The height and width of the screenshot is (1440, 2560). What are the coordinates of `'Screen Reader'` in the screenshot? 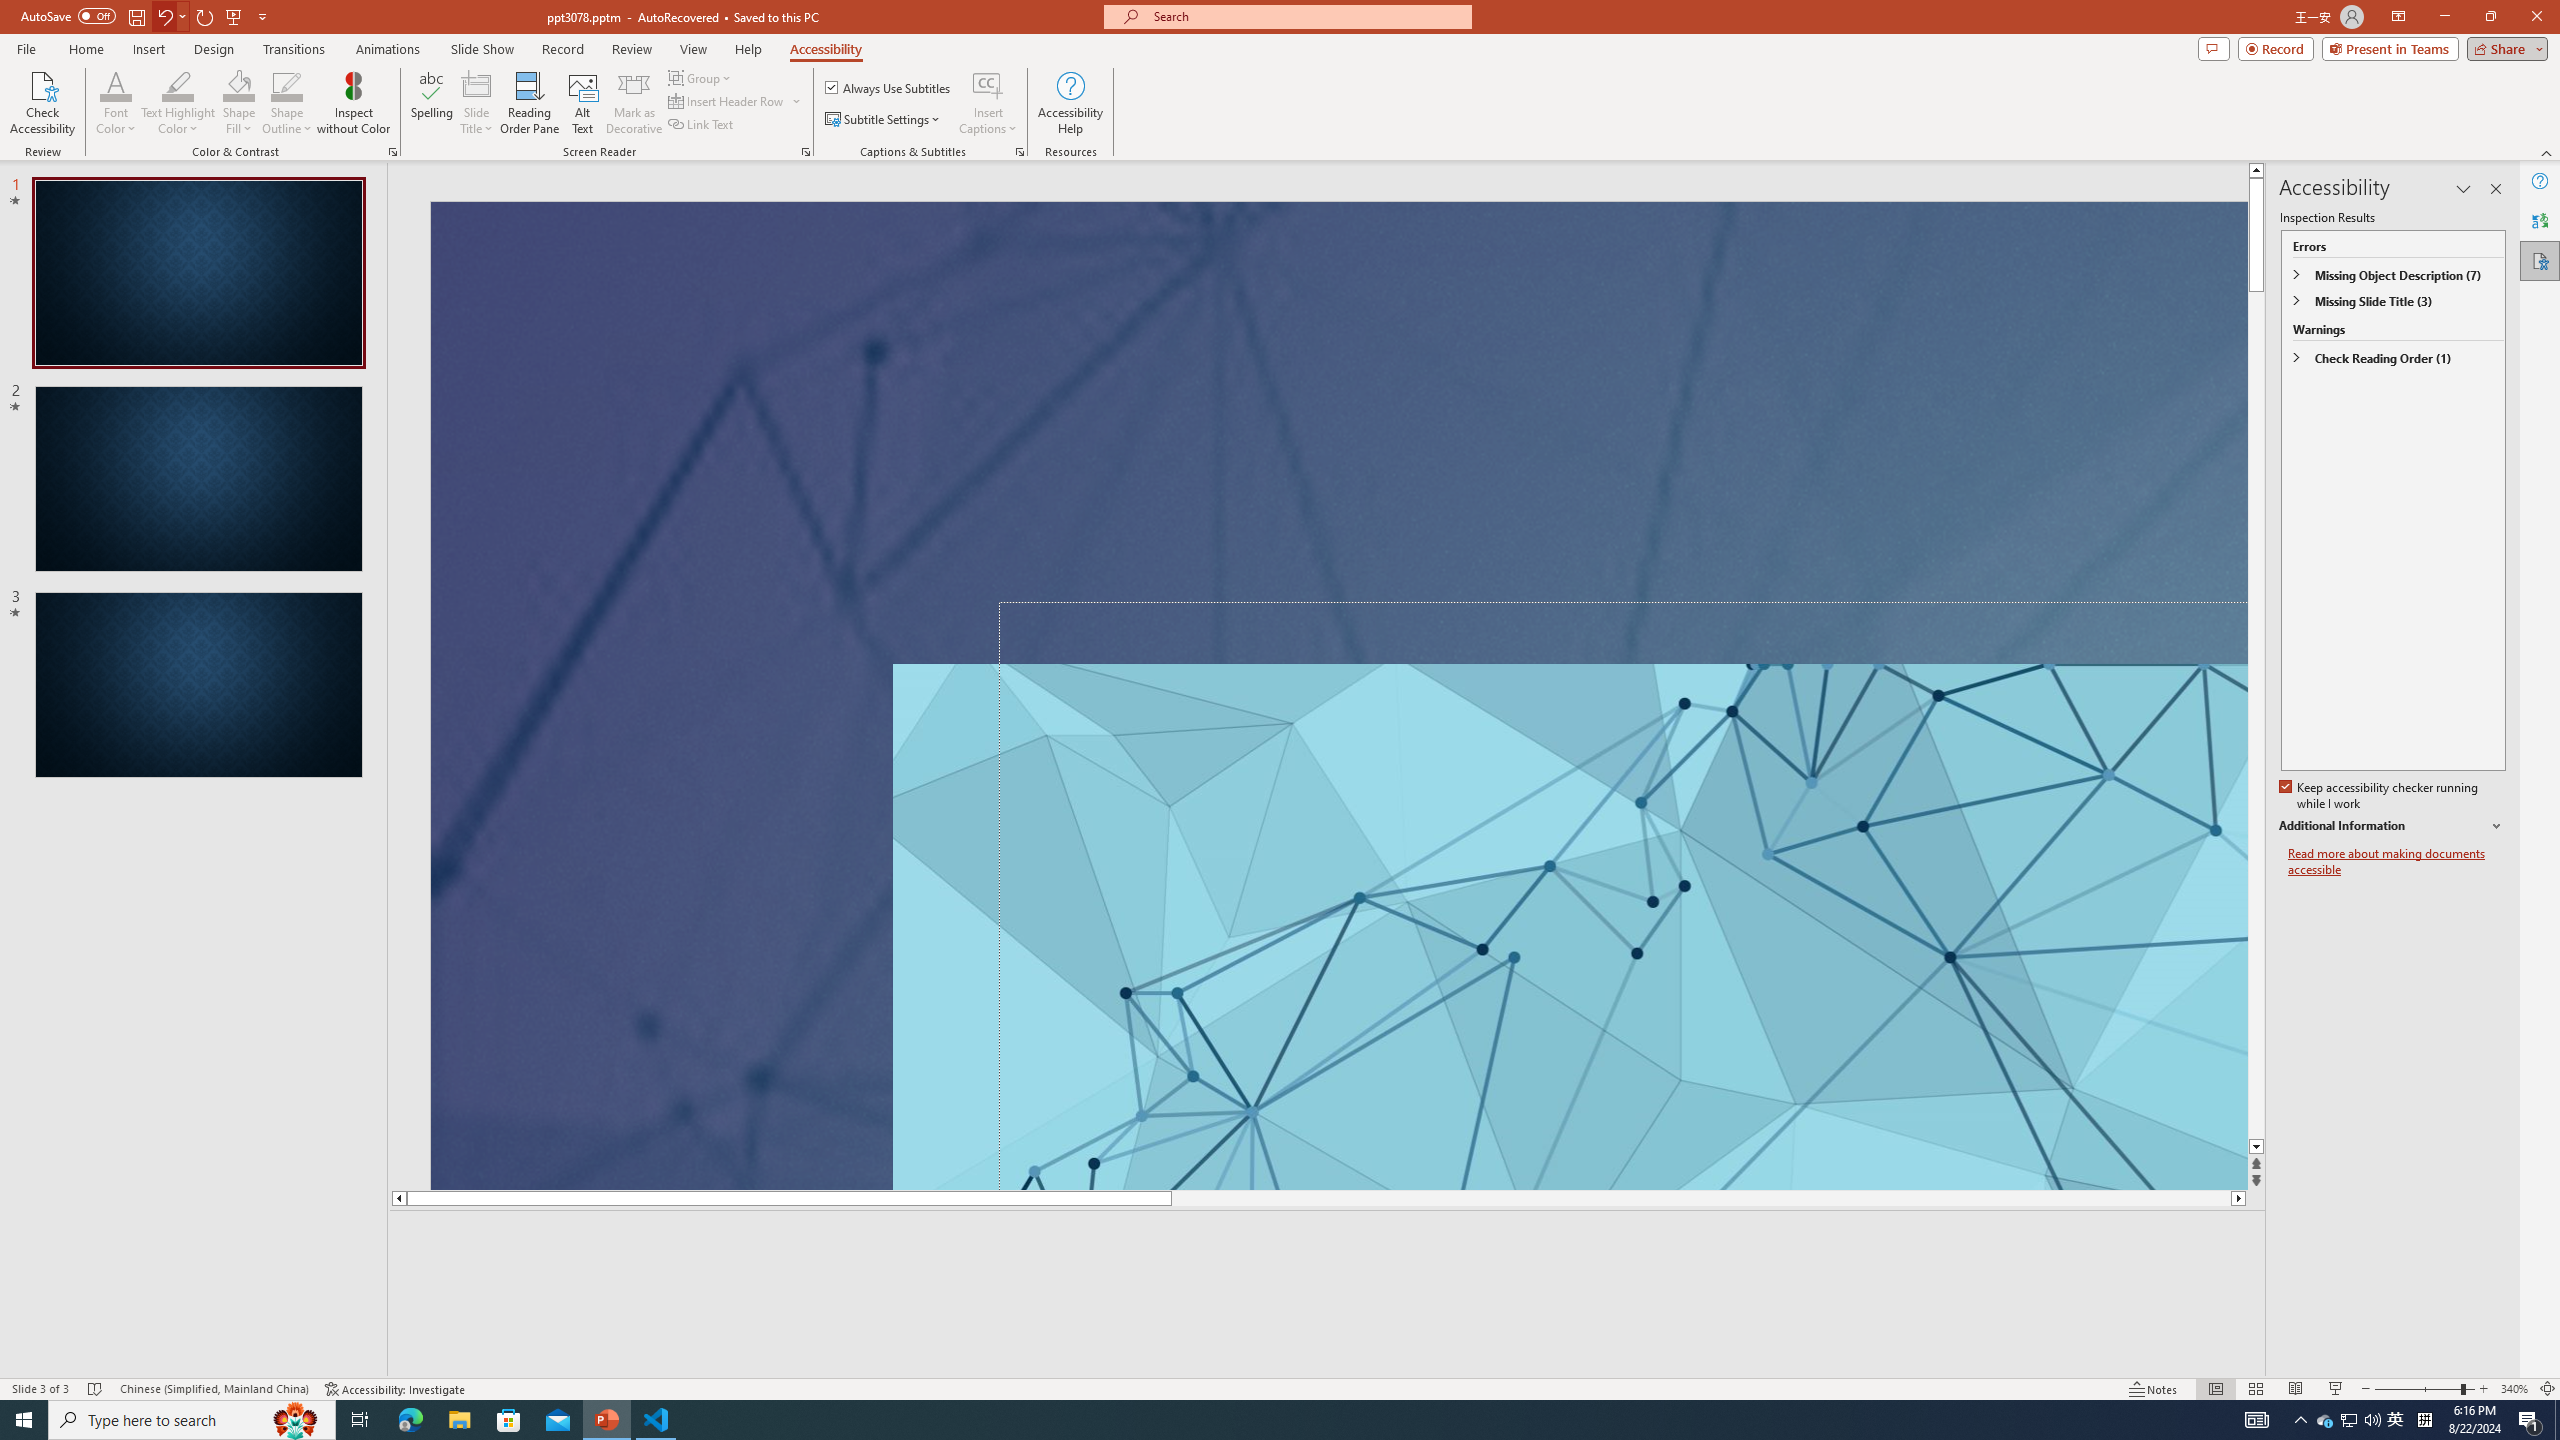 It's located at (806, 150).